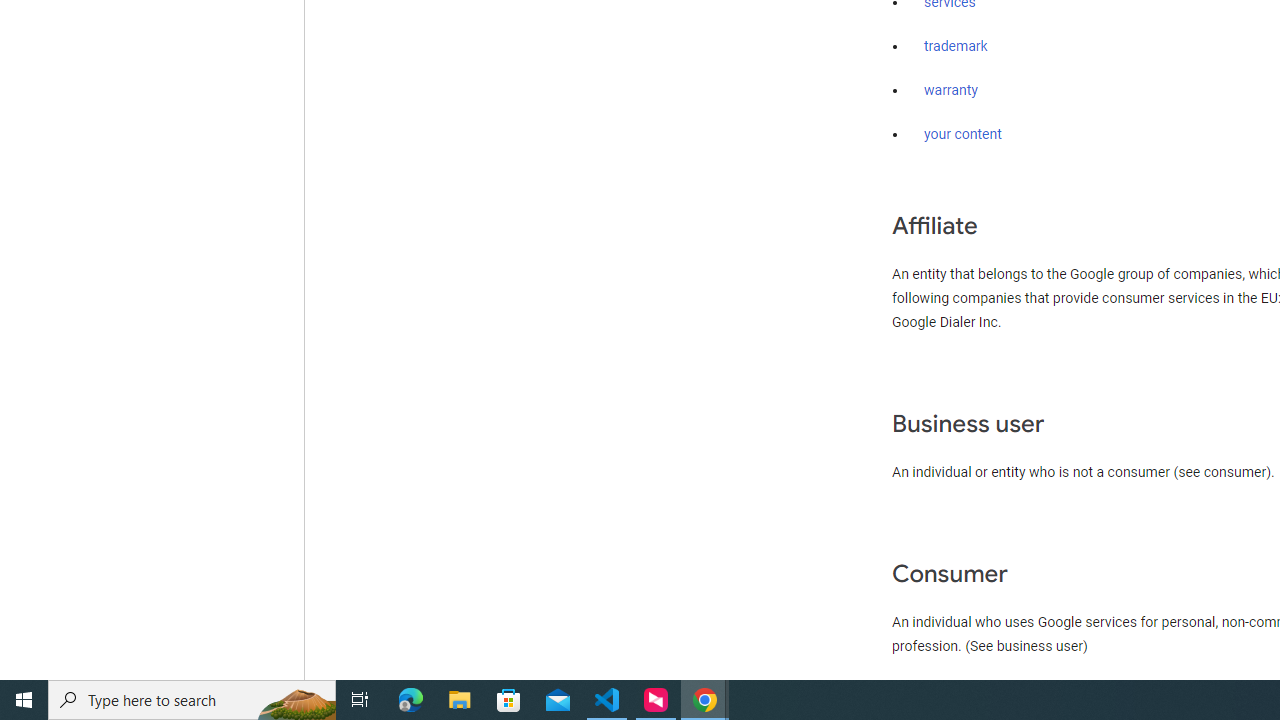 The height and width of the screenshot is (720, 1280). What do you see at coordinates (950, 91) in the screenshot?
I see `'warranty'` at bounding box center [950, 91].